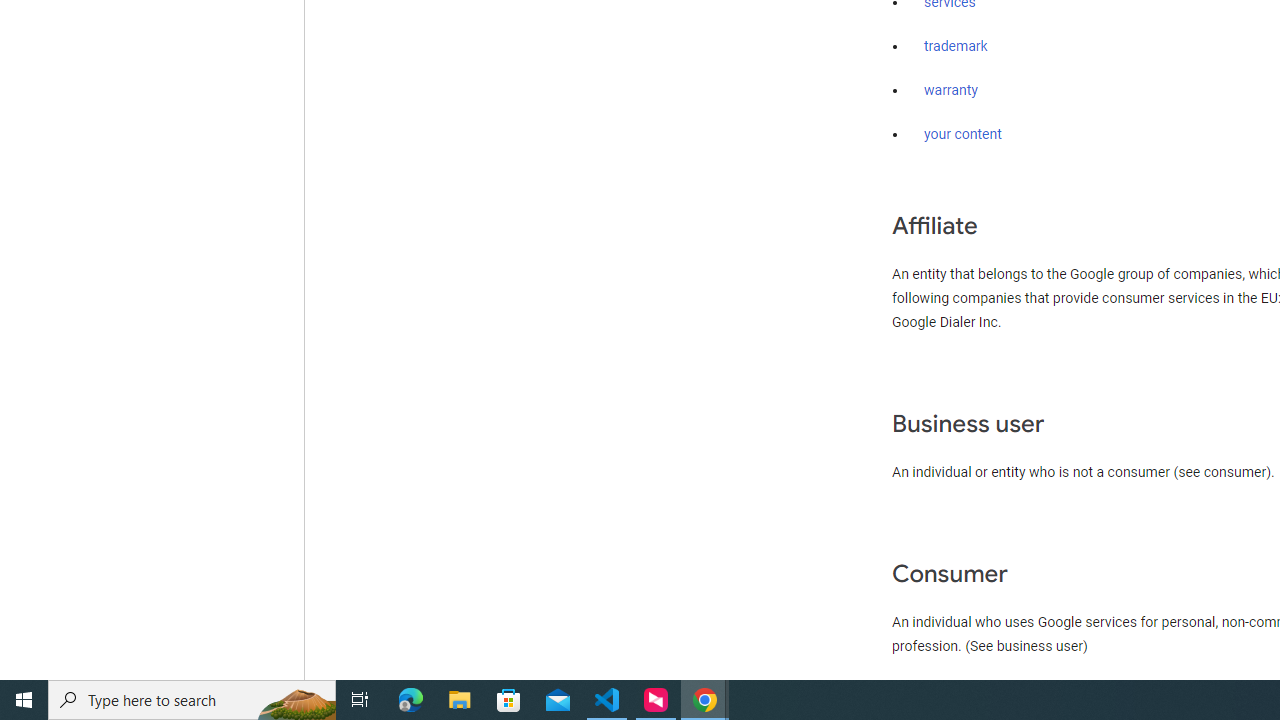 The height and width of the screenshot is (720, 1280). What do you see at coordinates (950, 91) in the screenshot?
I see `'warranty'` at bounding box center [950, 91].